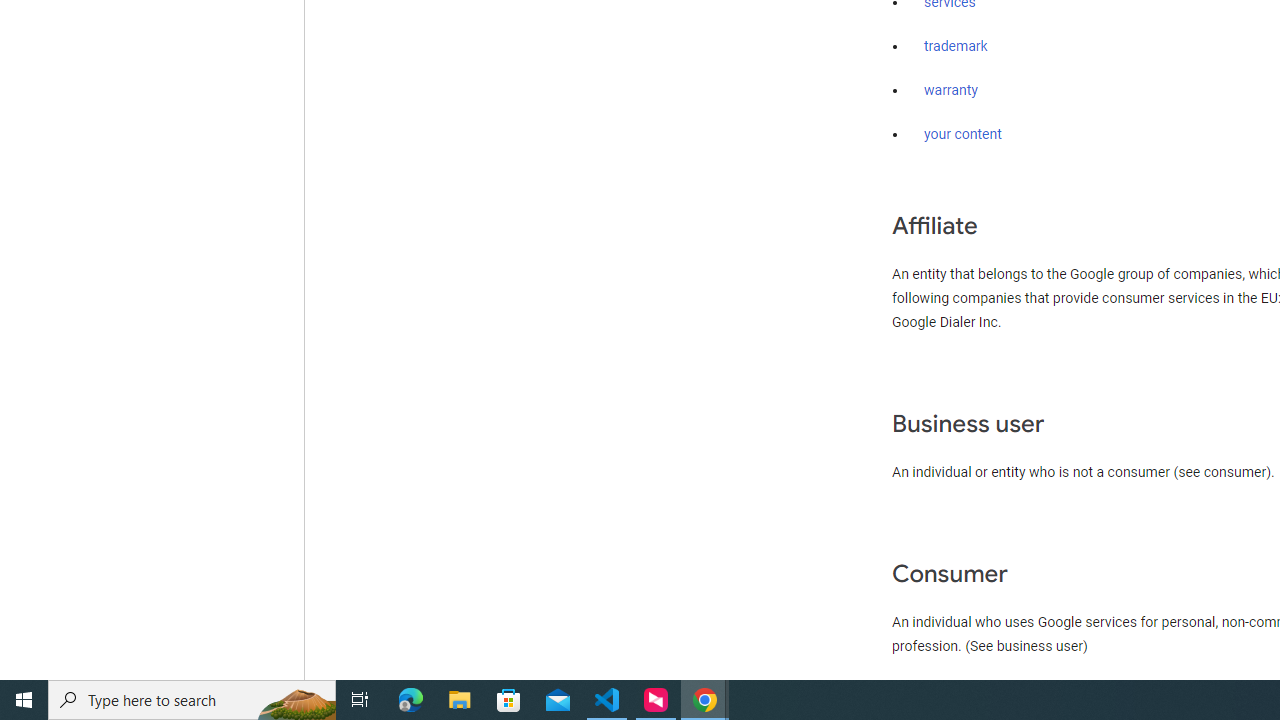 The height and width of the screenshot is (720, 1280). What do you see at coordinates (950, 91) in the screenshot?
I see `'warranty'` at bounding box center [950, 91].